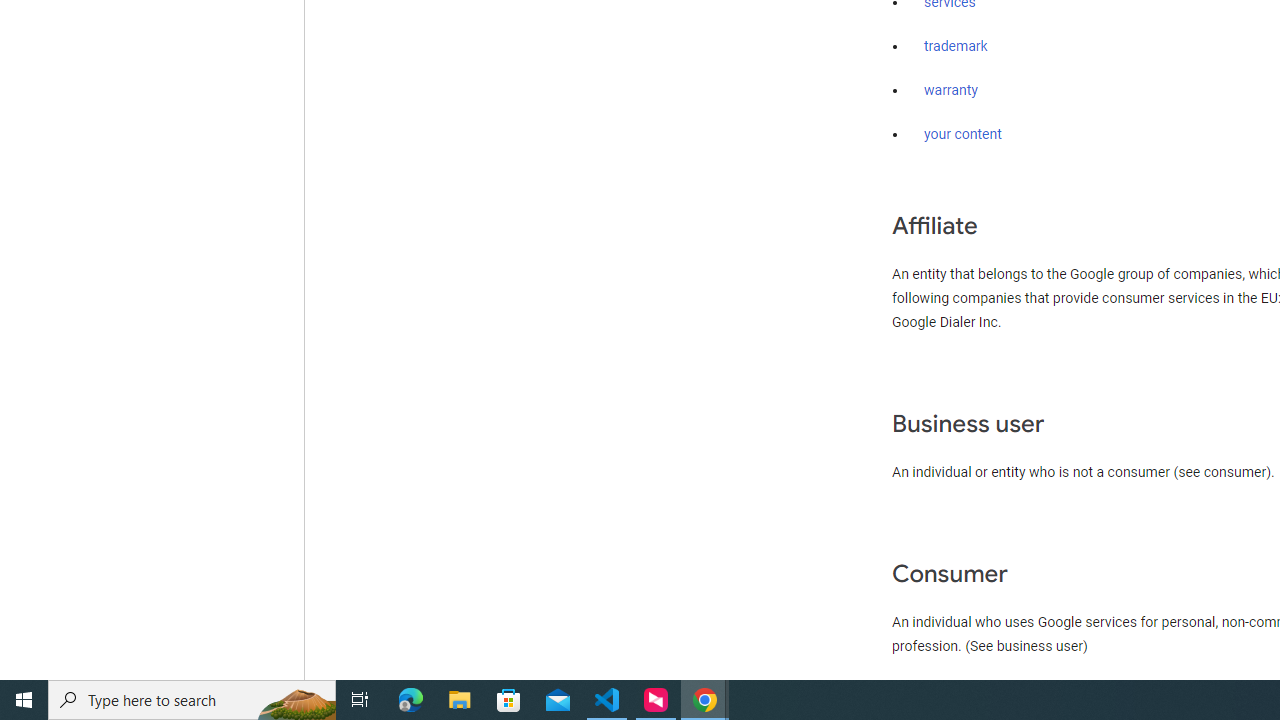 The height and width of the screenshot is (720, 1280). What do you see at coordinates (950, 91) in the screenshot?
I see `'warranty'` at bounding box center [950, 91].